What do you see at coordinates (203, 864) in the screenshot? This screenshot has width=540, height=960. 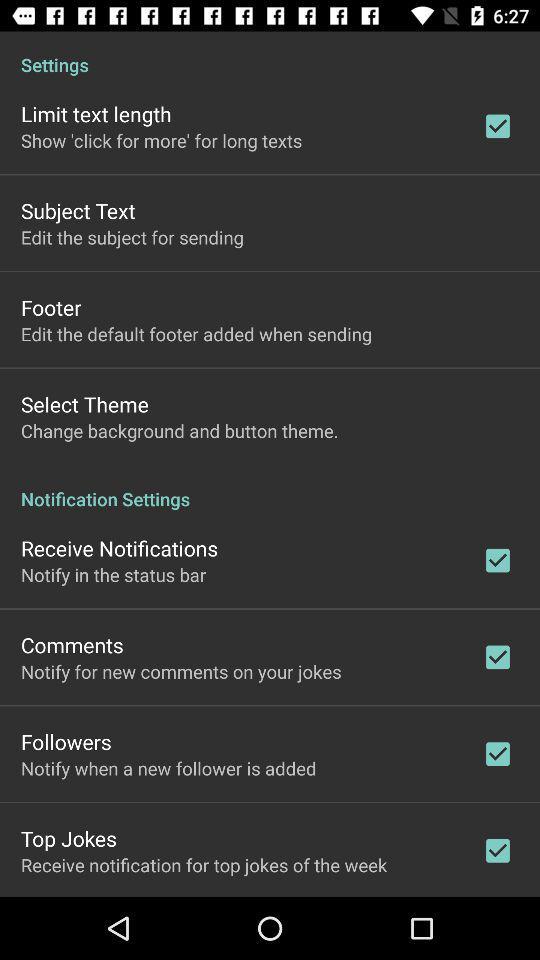 I see `receive notification for` at bounding box center [203, 864].